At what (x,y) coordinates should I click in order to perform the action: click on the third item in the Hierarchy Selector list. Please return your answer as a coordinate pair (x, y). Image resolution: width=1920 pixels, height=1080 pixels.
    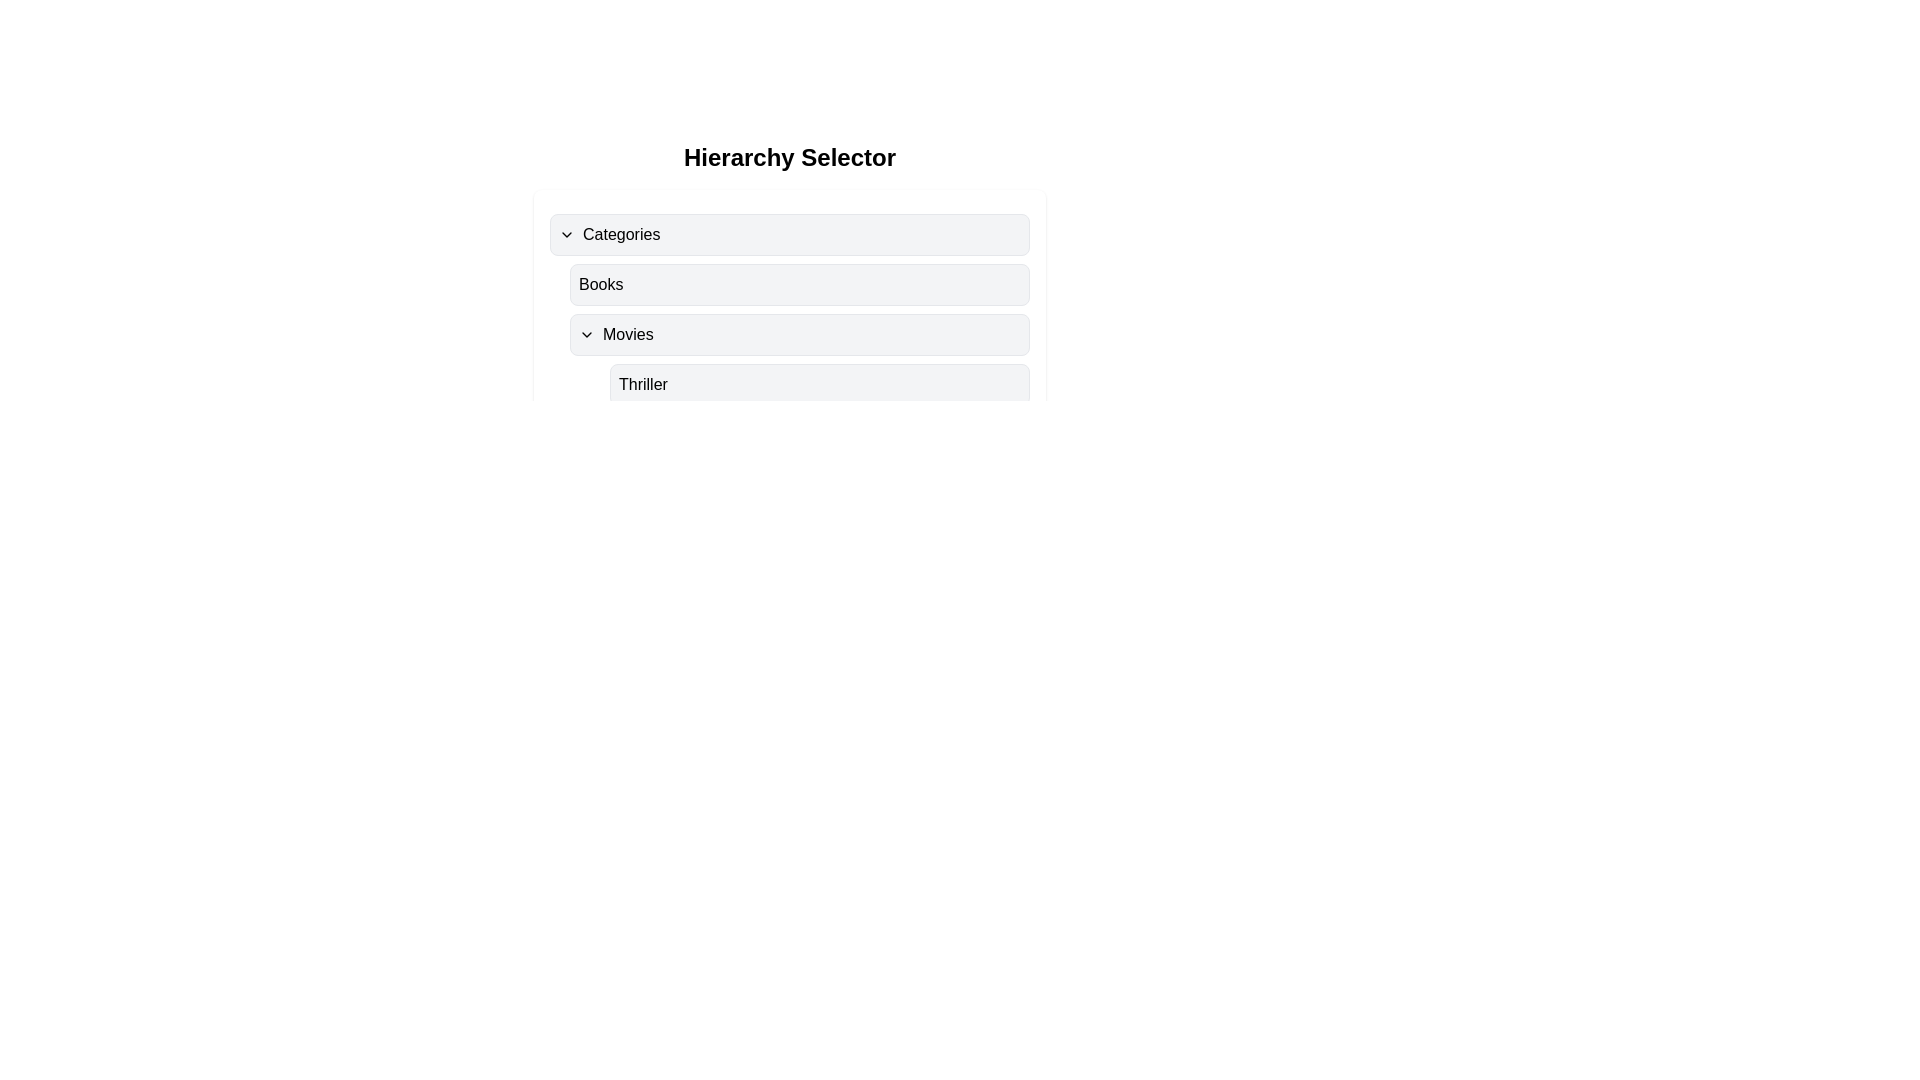
    Looking at the image, I should click on (789, 330).